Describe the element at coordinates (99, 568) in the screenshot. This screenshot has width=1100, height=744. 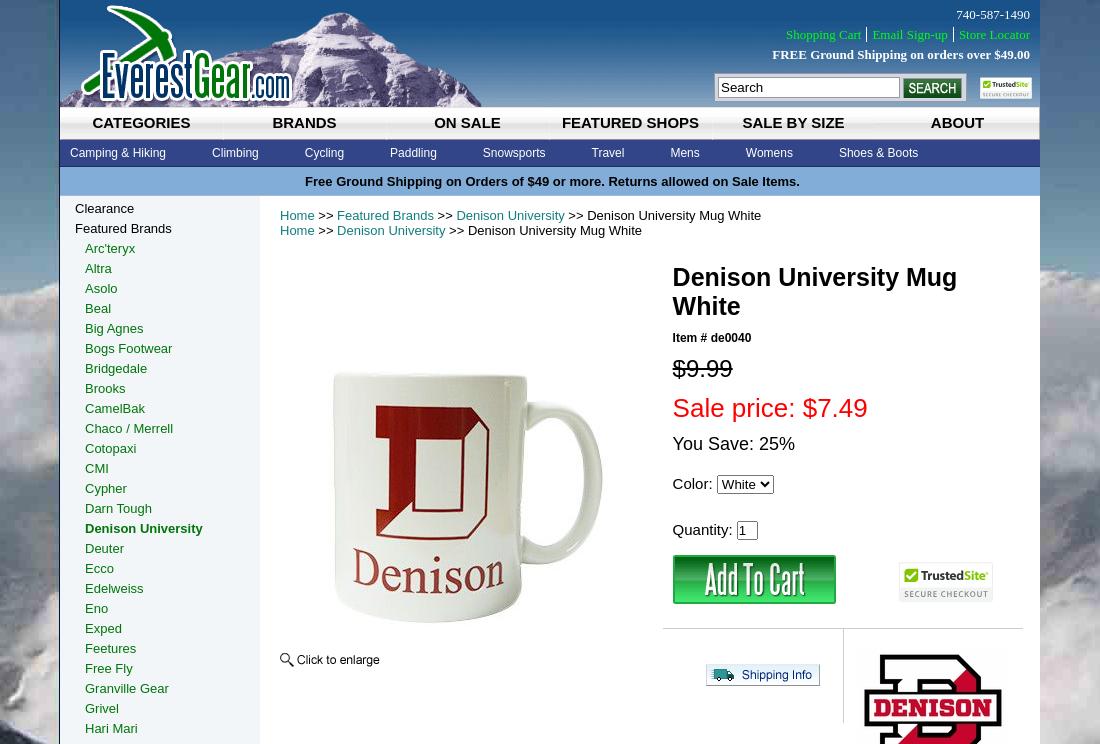
I see `'Ecco'` at that location.